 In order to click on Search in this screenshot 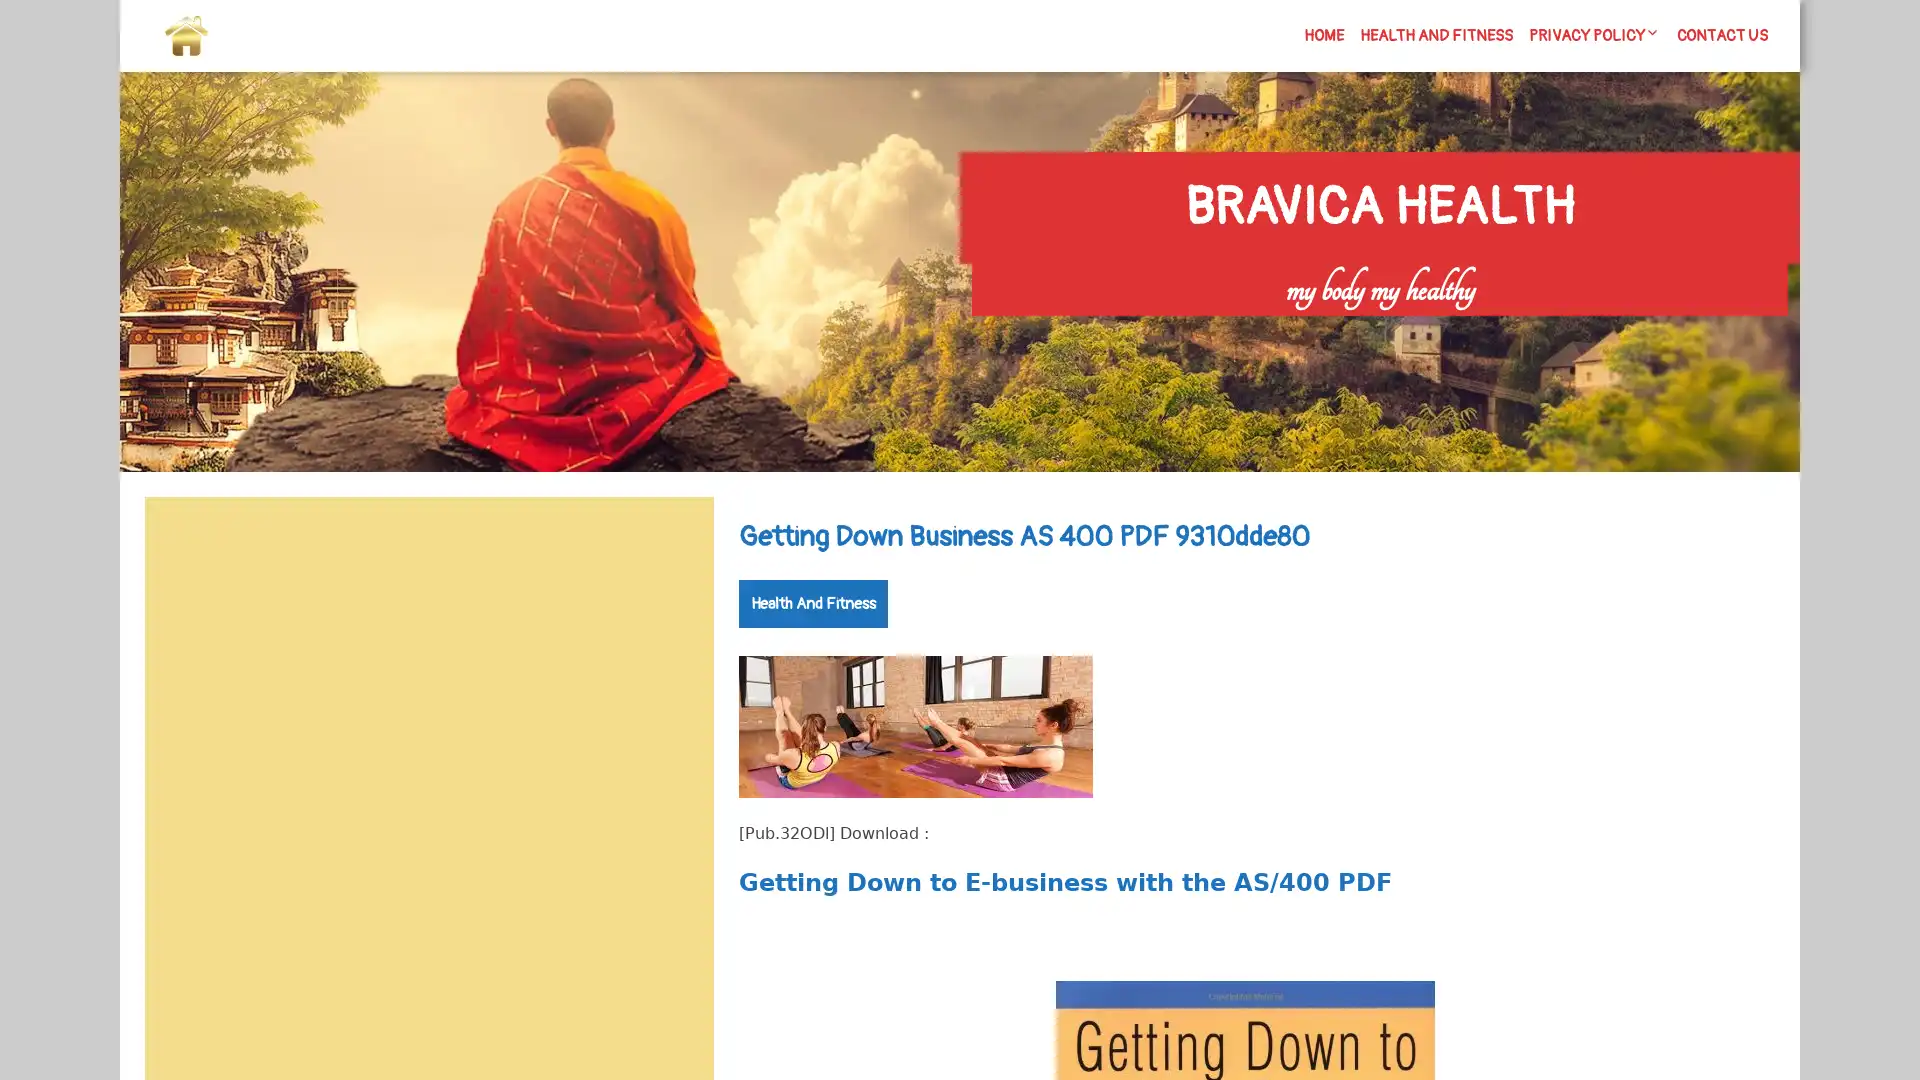, I will do `click(1557, 327)`.